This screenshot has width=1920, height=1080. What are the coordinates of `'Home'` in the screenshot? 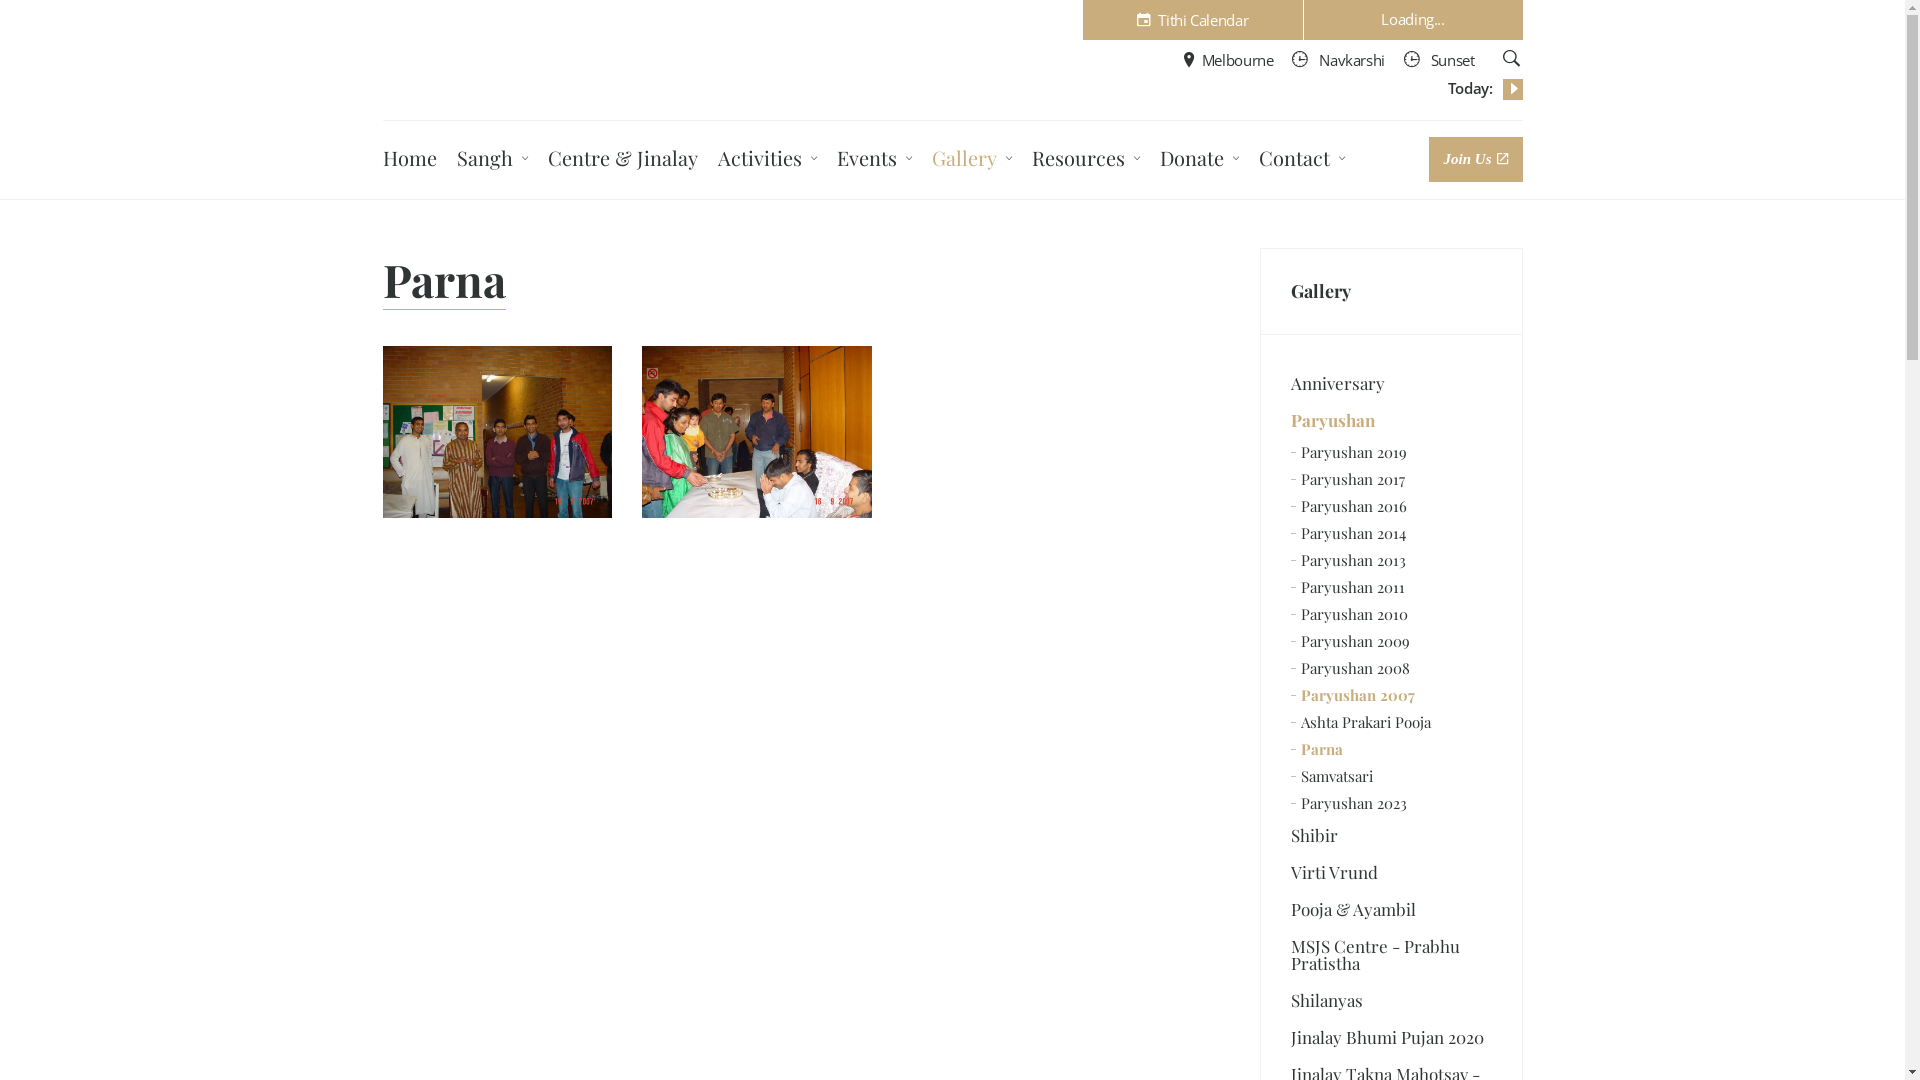 It's located at (407, 160).